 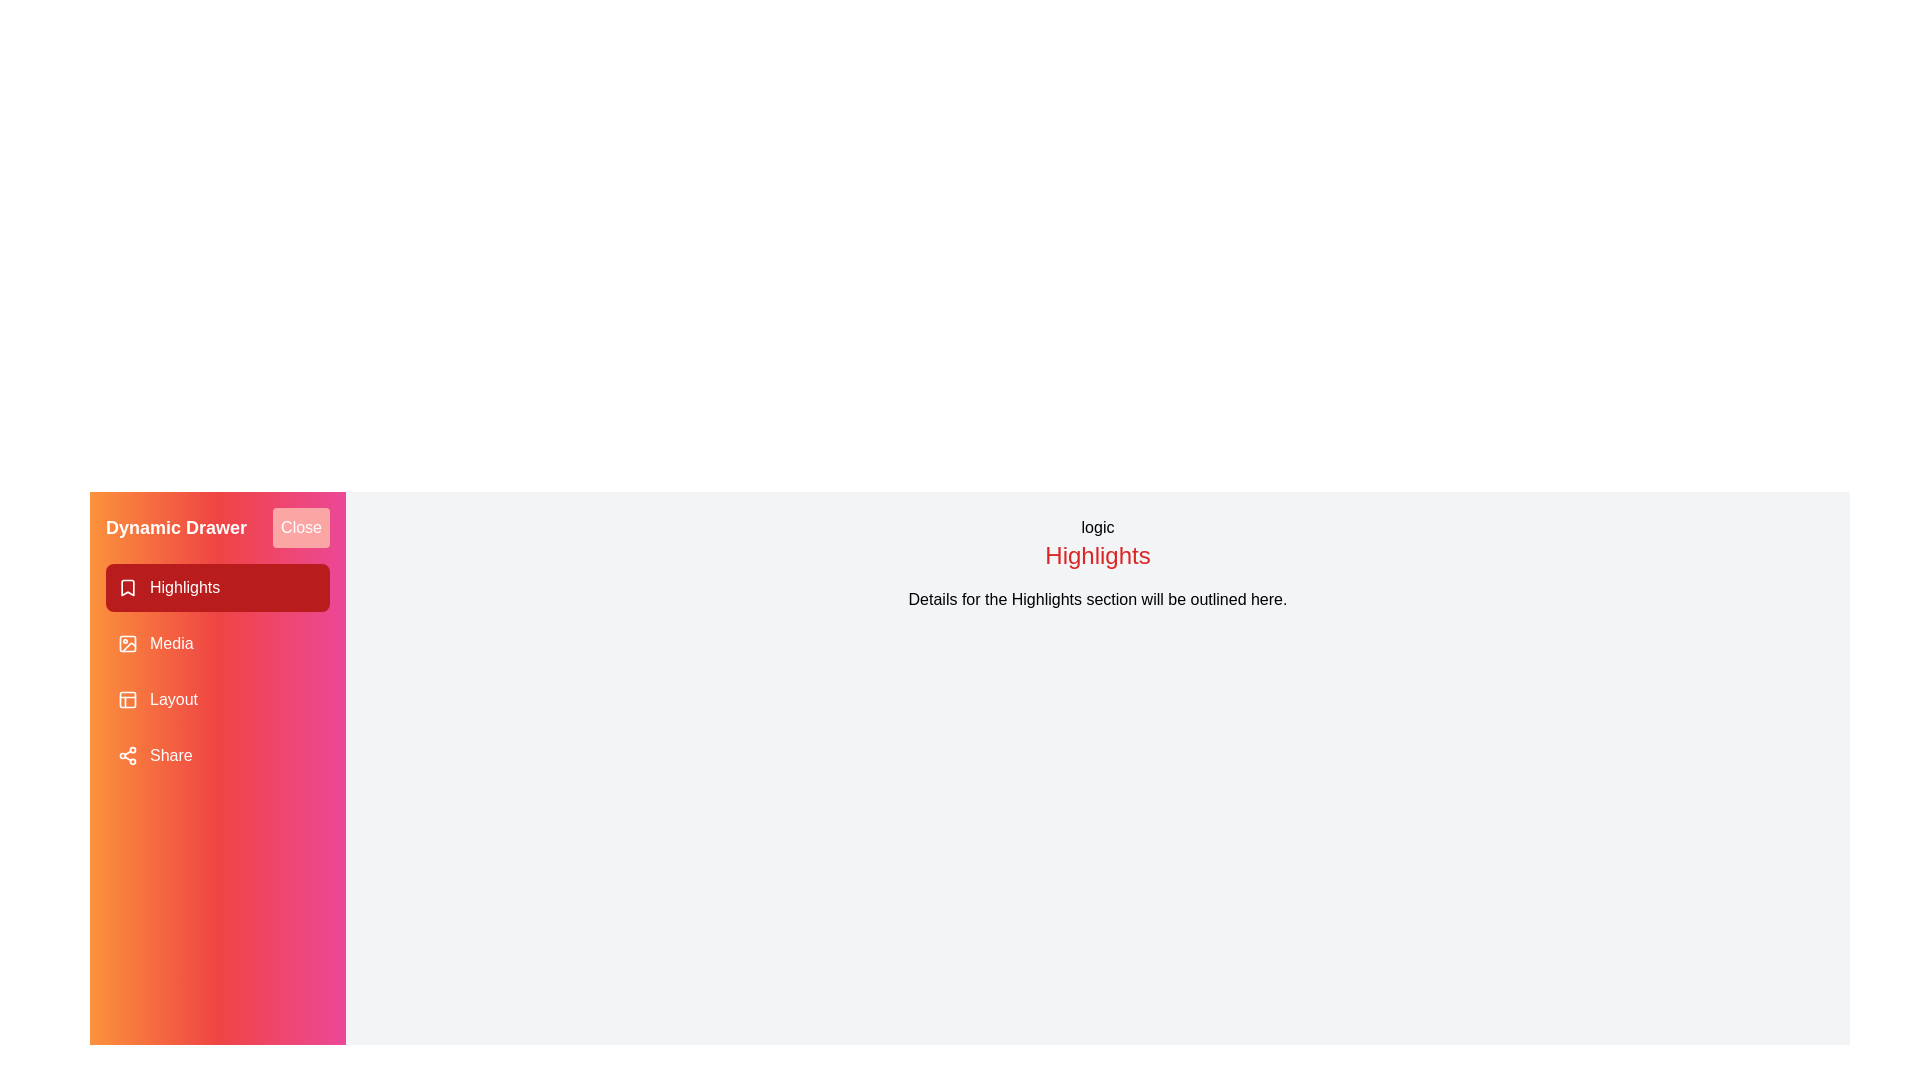 What do you see at coordinates (217, 644) in the screenshot?
I see `the section Media from the drawer` at bounding box center [217, 644].